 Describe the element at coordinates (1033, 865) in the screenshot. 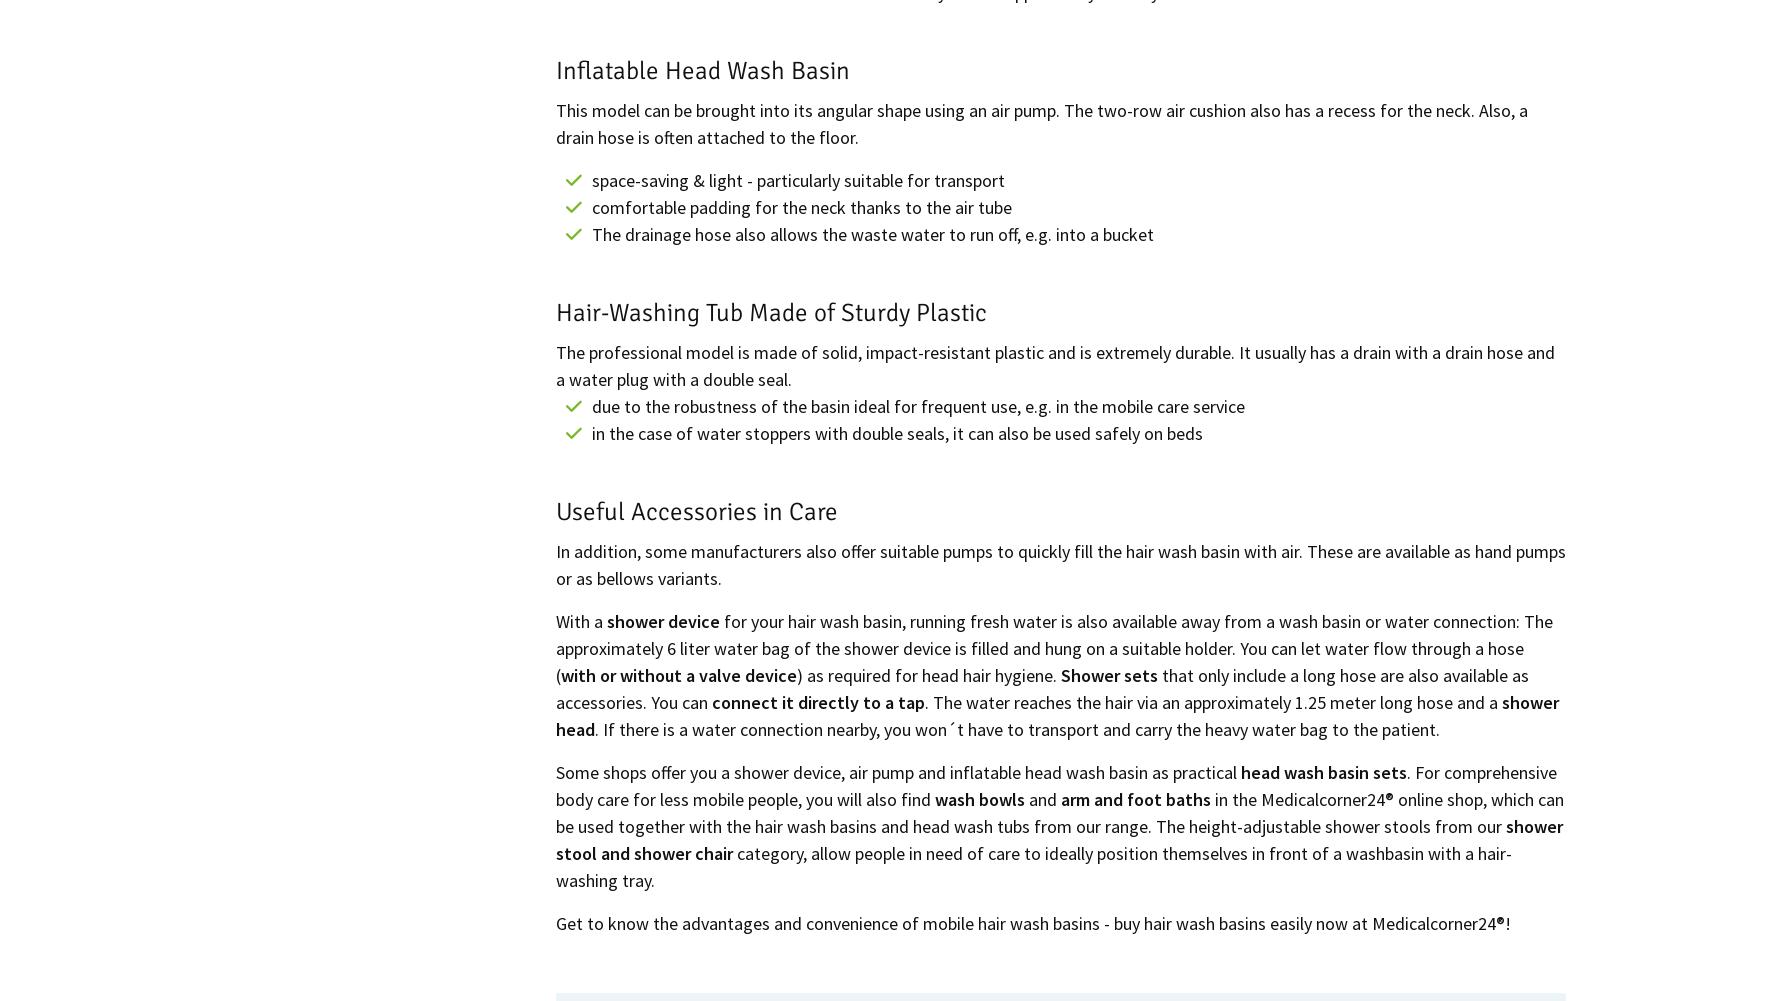

I see `'category, allow people in need of care to ideally position themselves in front of a washbasin with a hair-washing tray.'` at that location.